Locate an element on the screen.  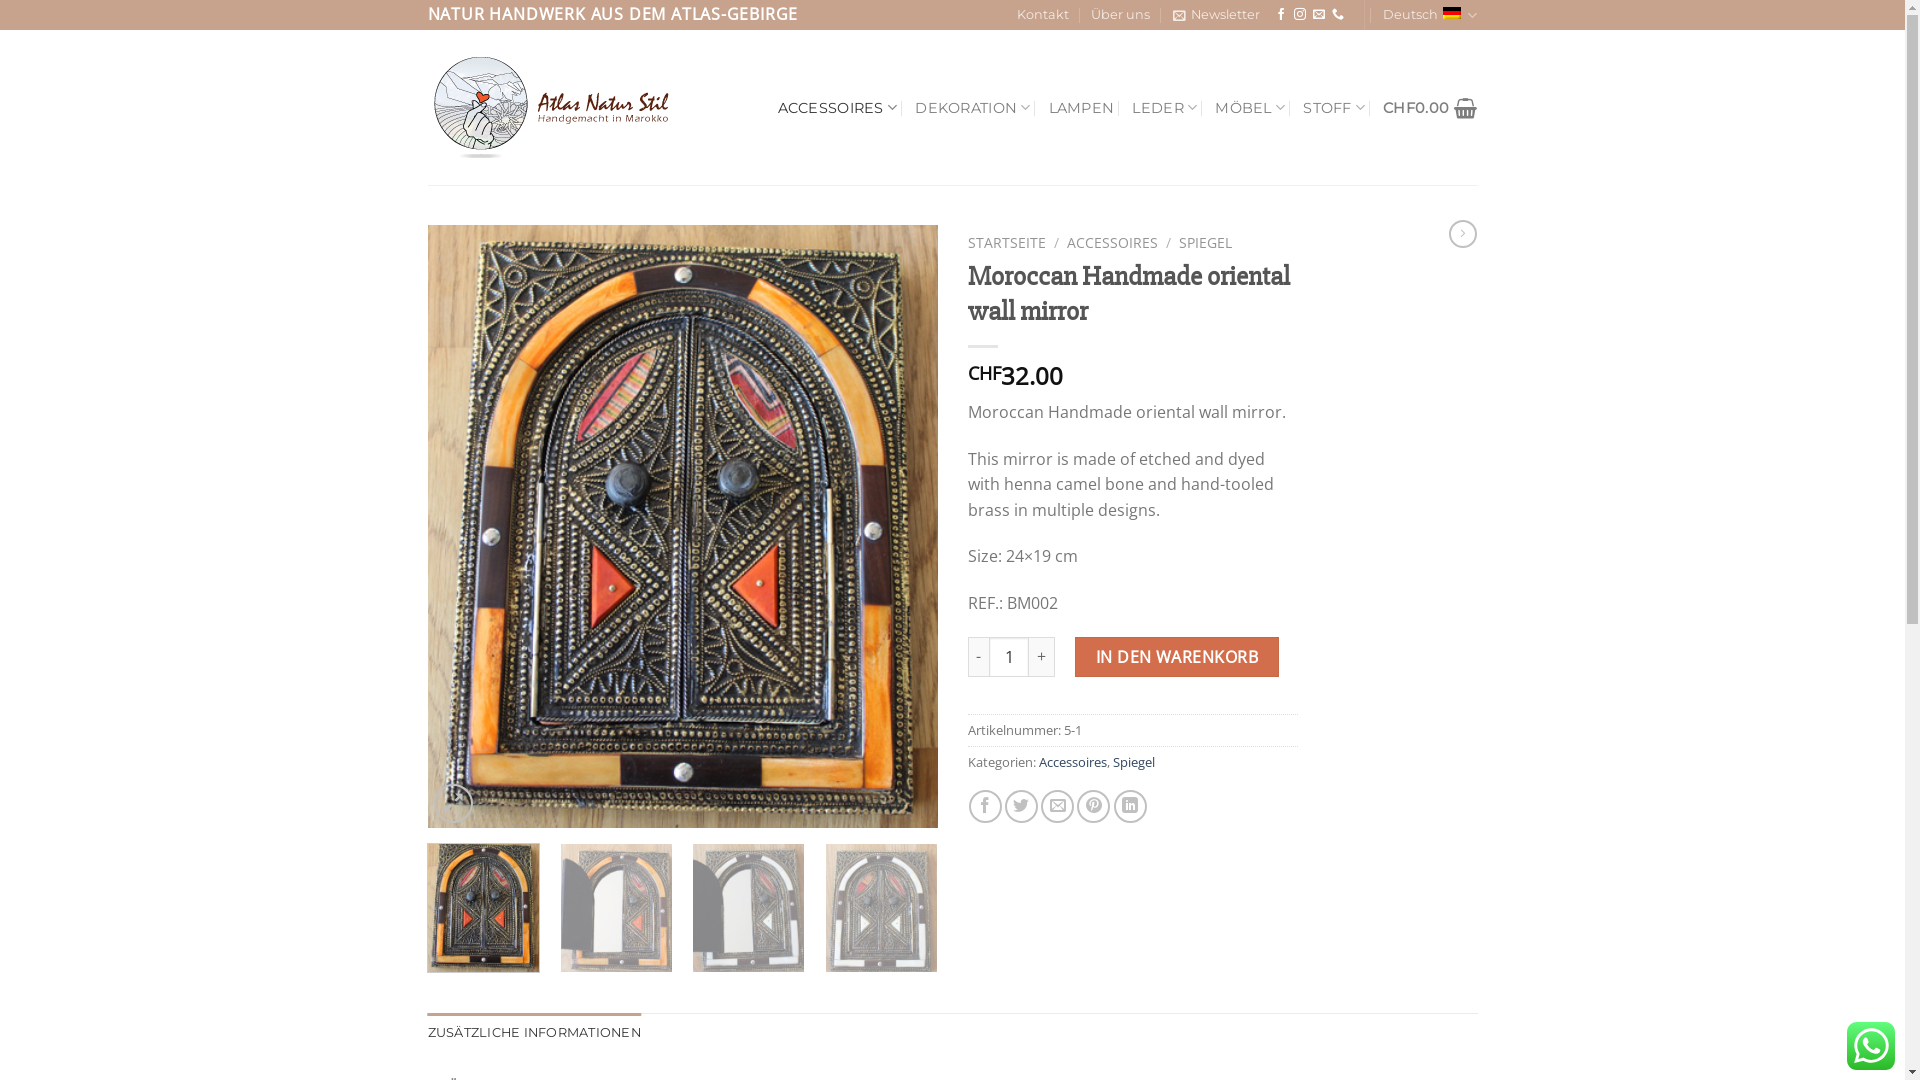
'Menge' is located at coordinates (1008, 656).